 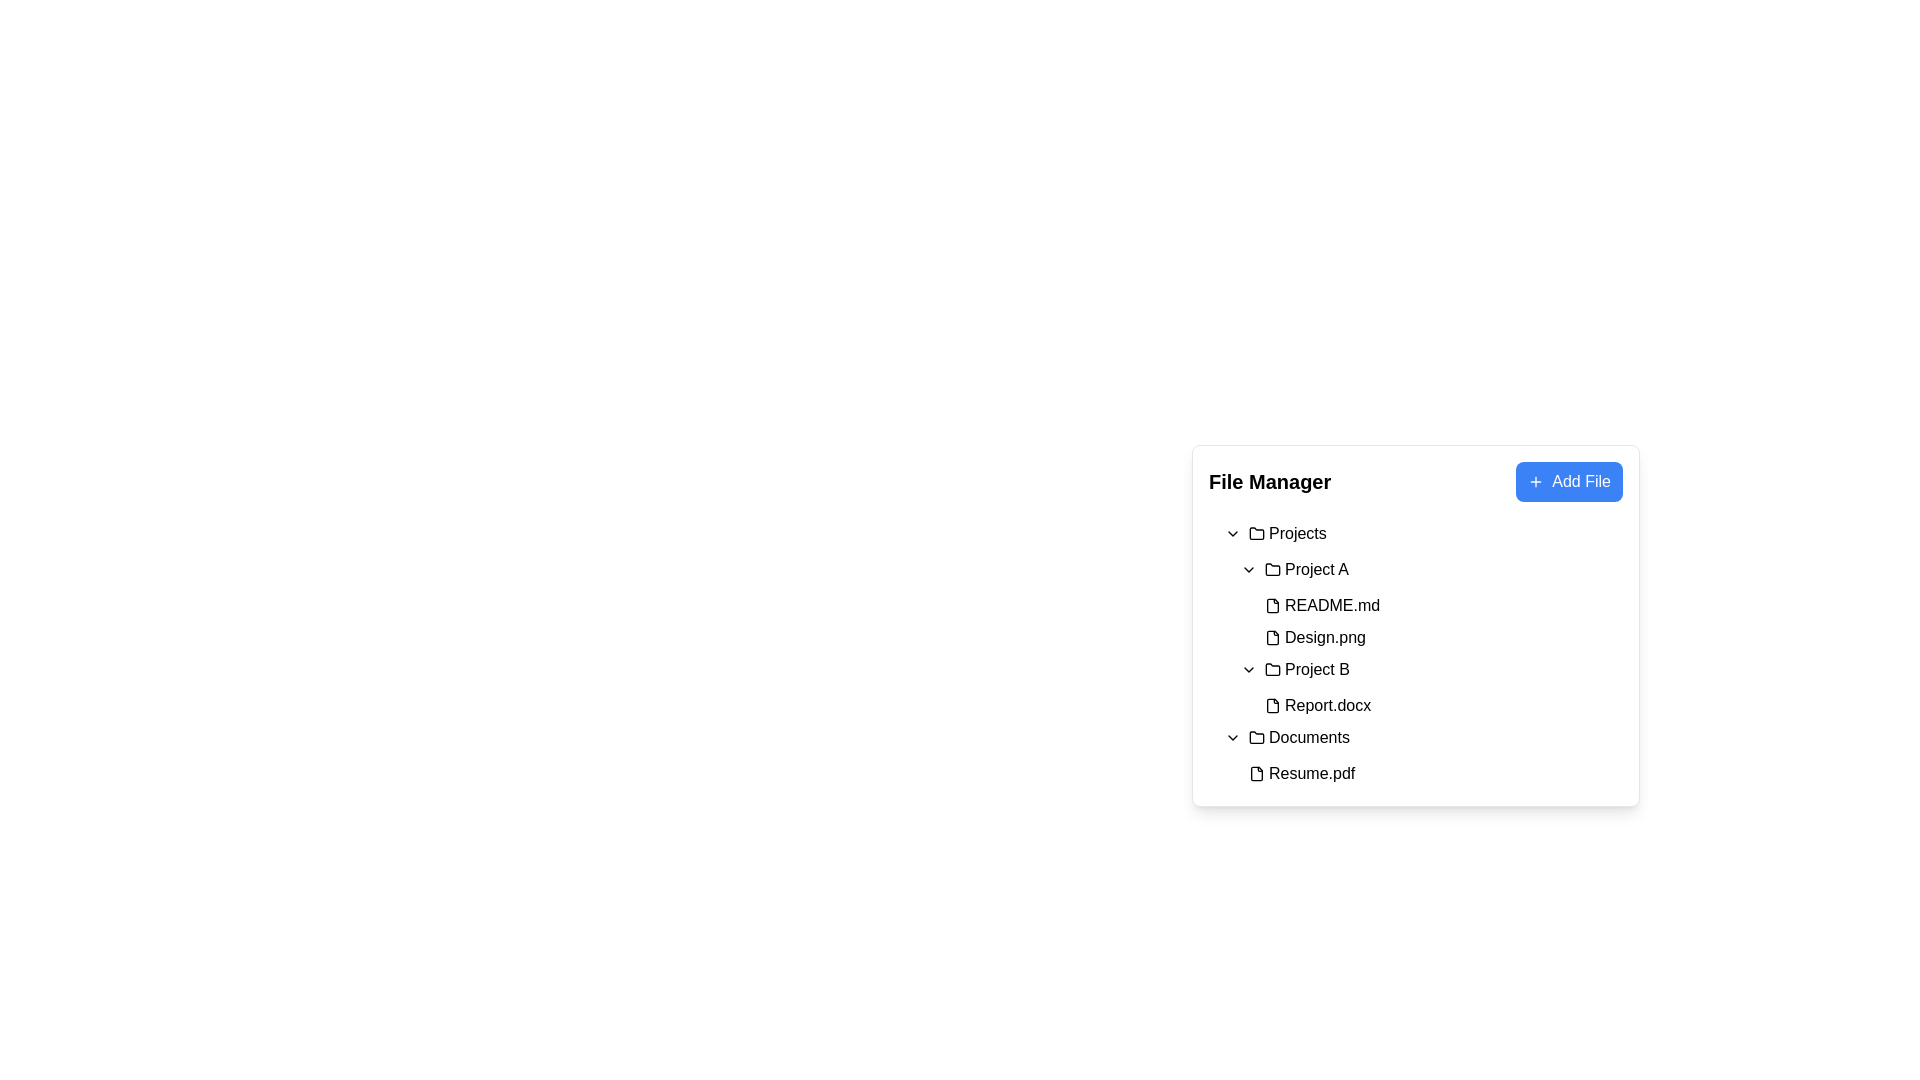 What do you see at coordinates (1271, 668) in the screenshot?
I see `the folder icon representing 'Project B' in the file management interface` at bounding box center [1271, 668].